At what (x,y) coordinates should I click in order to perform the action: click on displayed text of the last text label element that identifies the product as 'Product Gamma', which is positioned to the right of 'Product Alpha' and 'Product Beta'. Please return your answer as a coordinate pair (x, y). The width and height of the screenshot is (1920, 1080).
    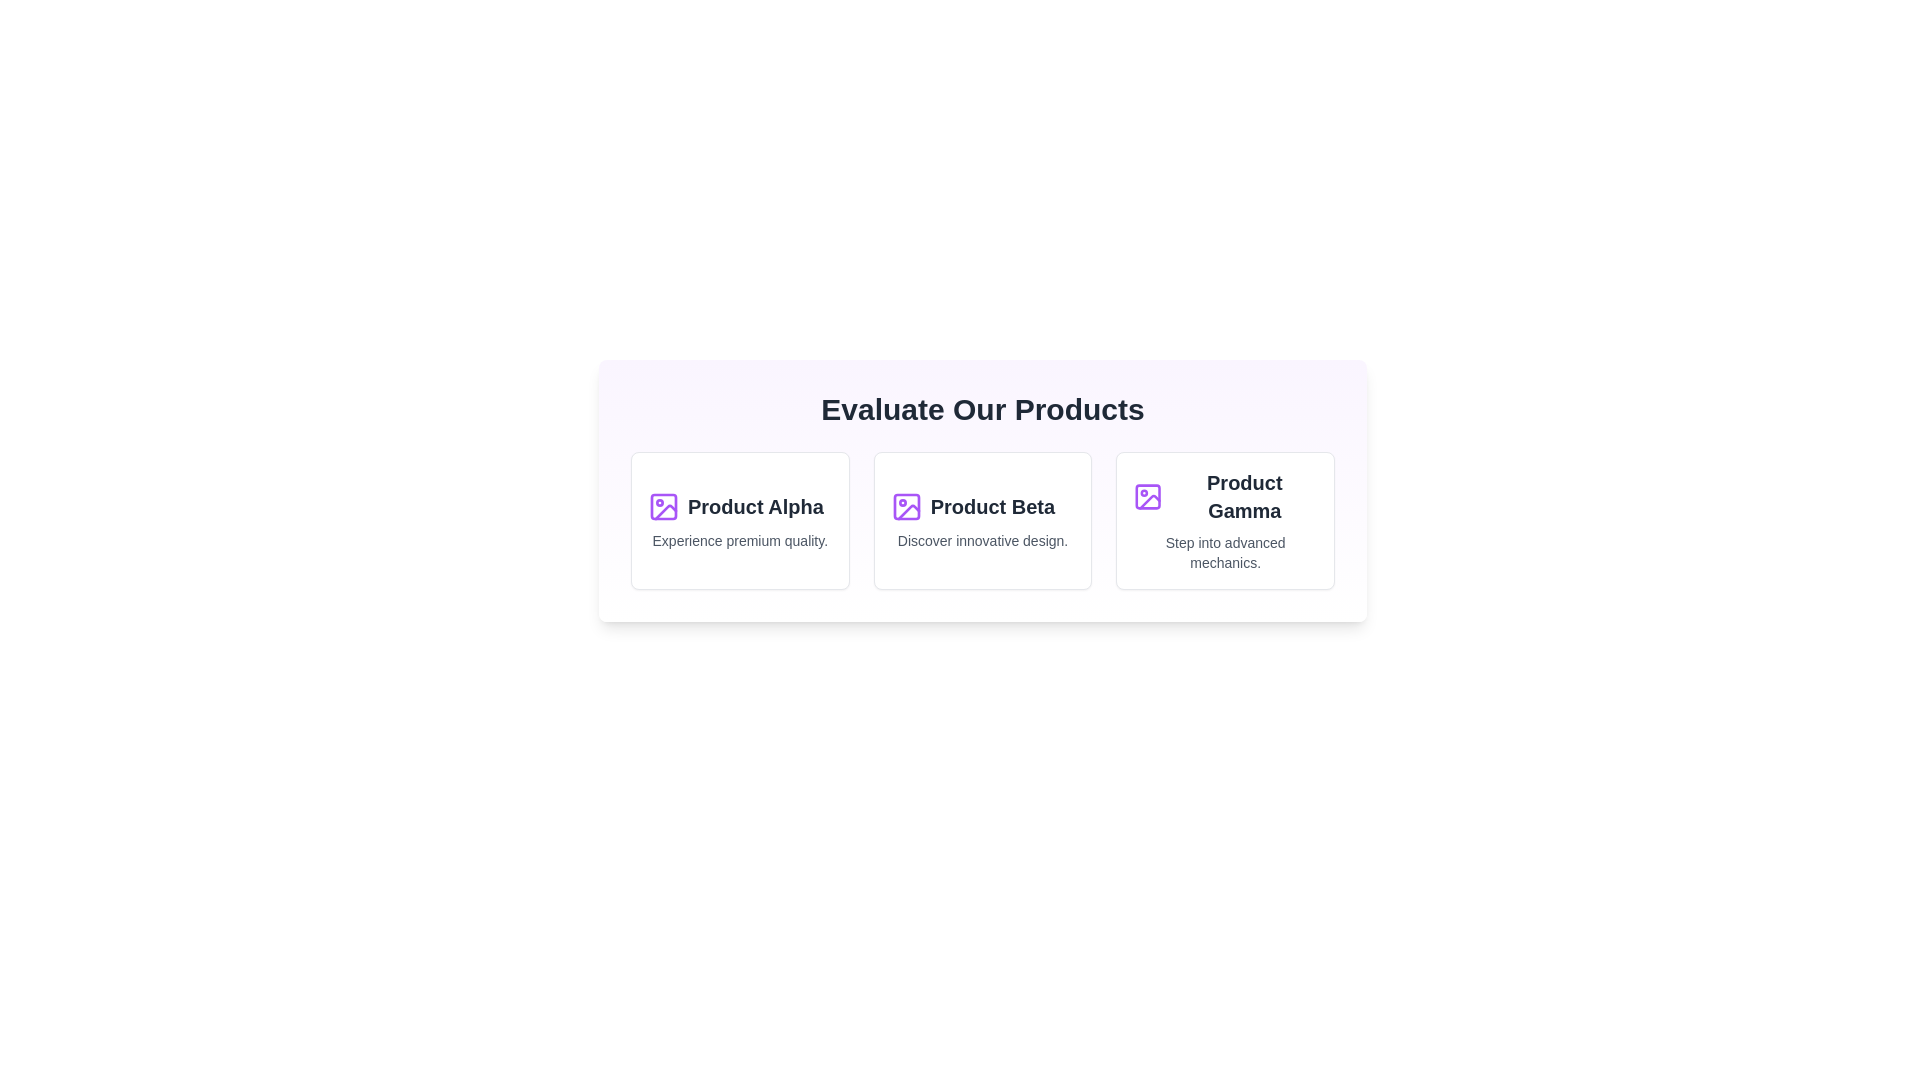
    Looking at the image, I should click on (1243, 496).